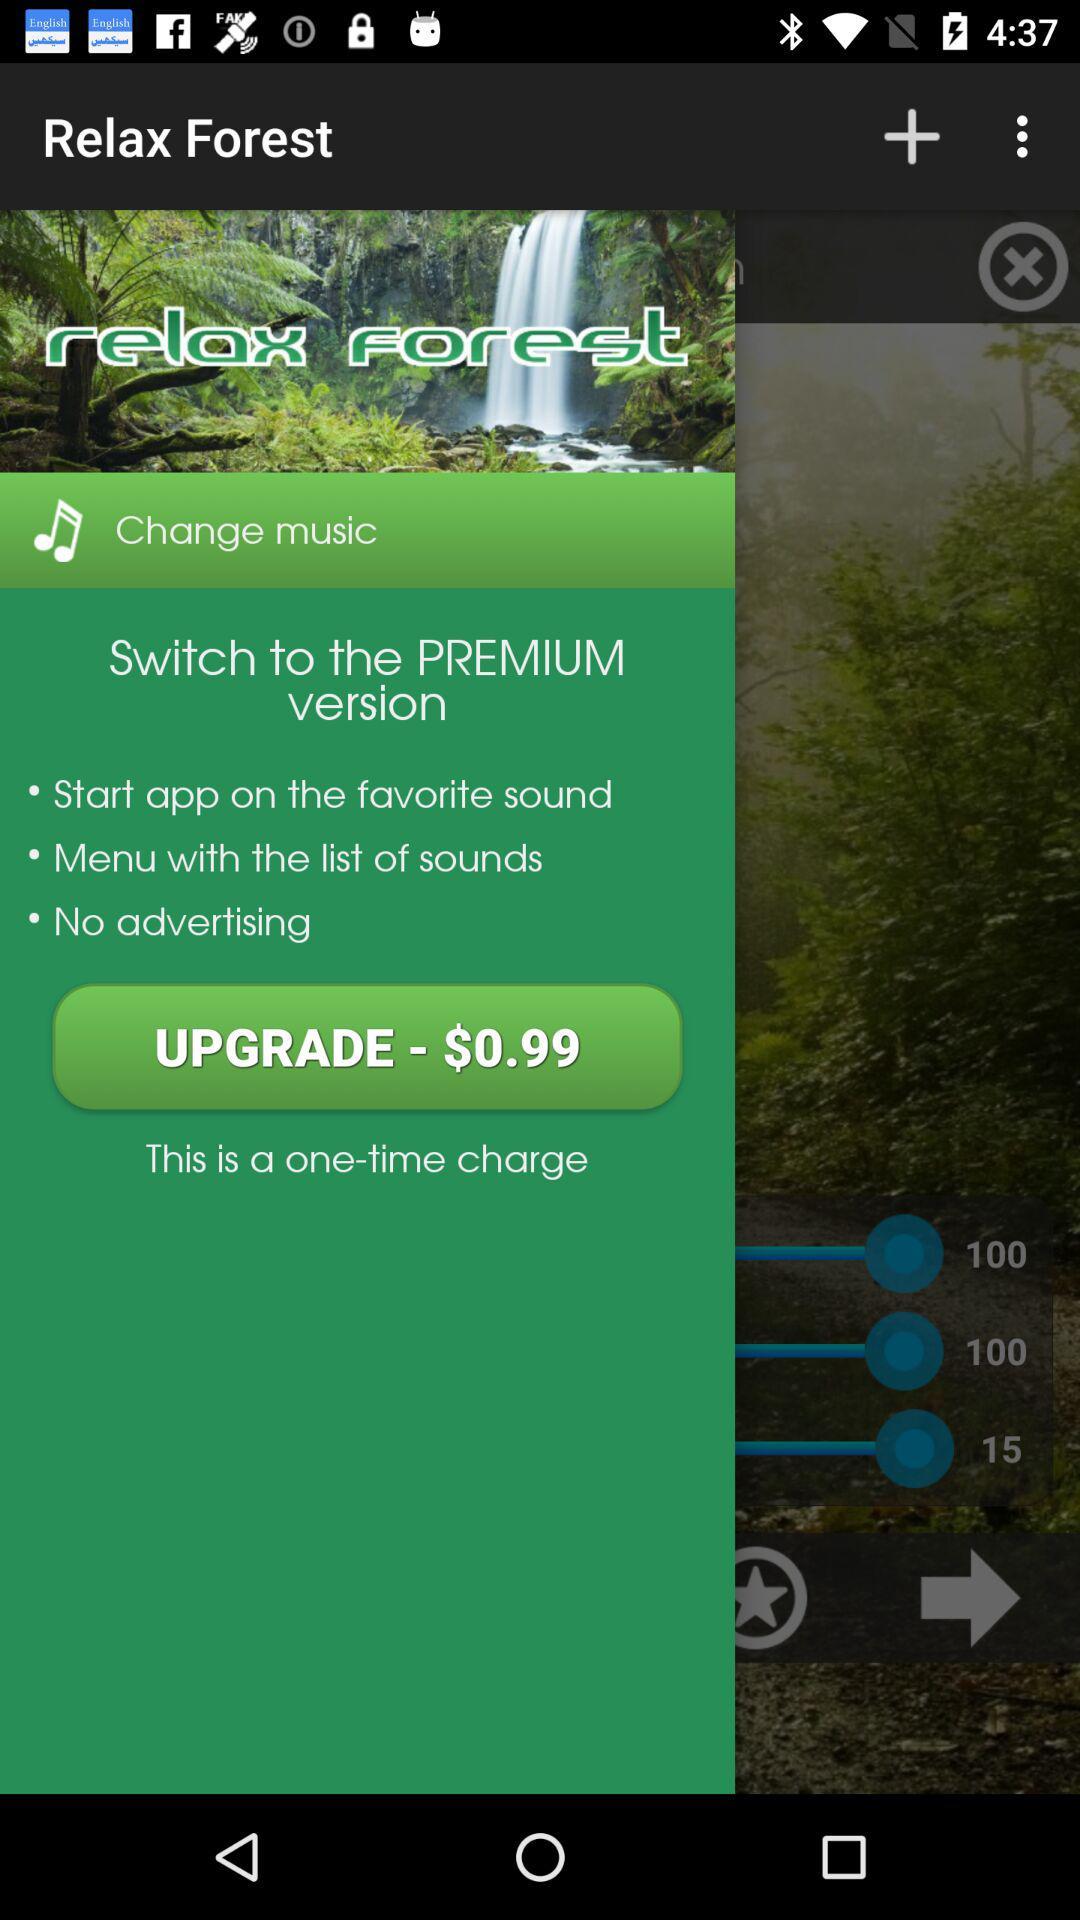  I want to click on the arrow_forward icon, so click(969, 1596).